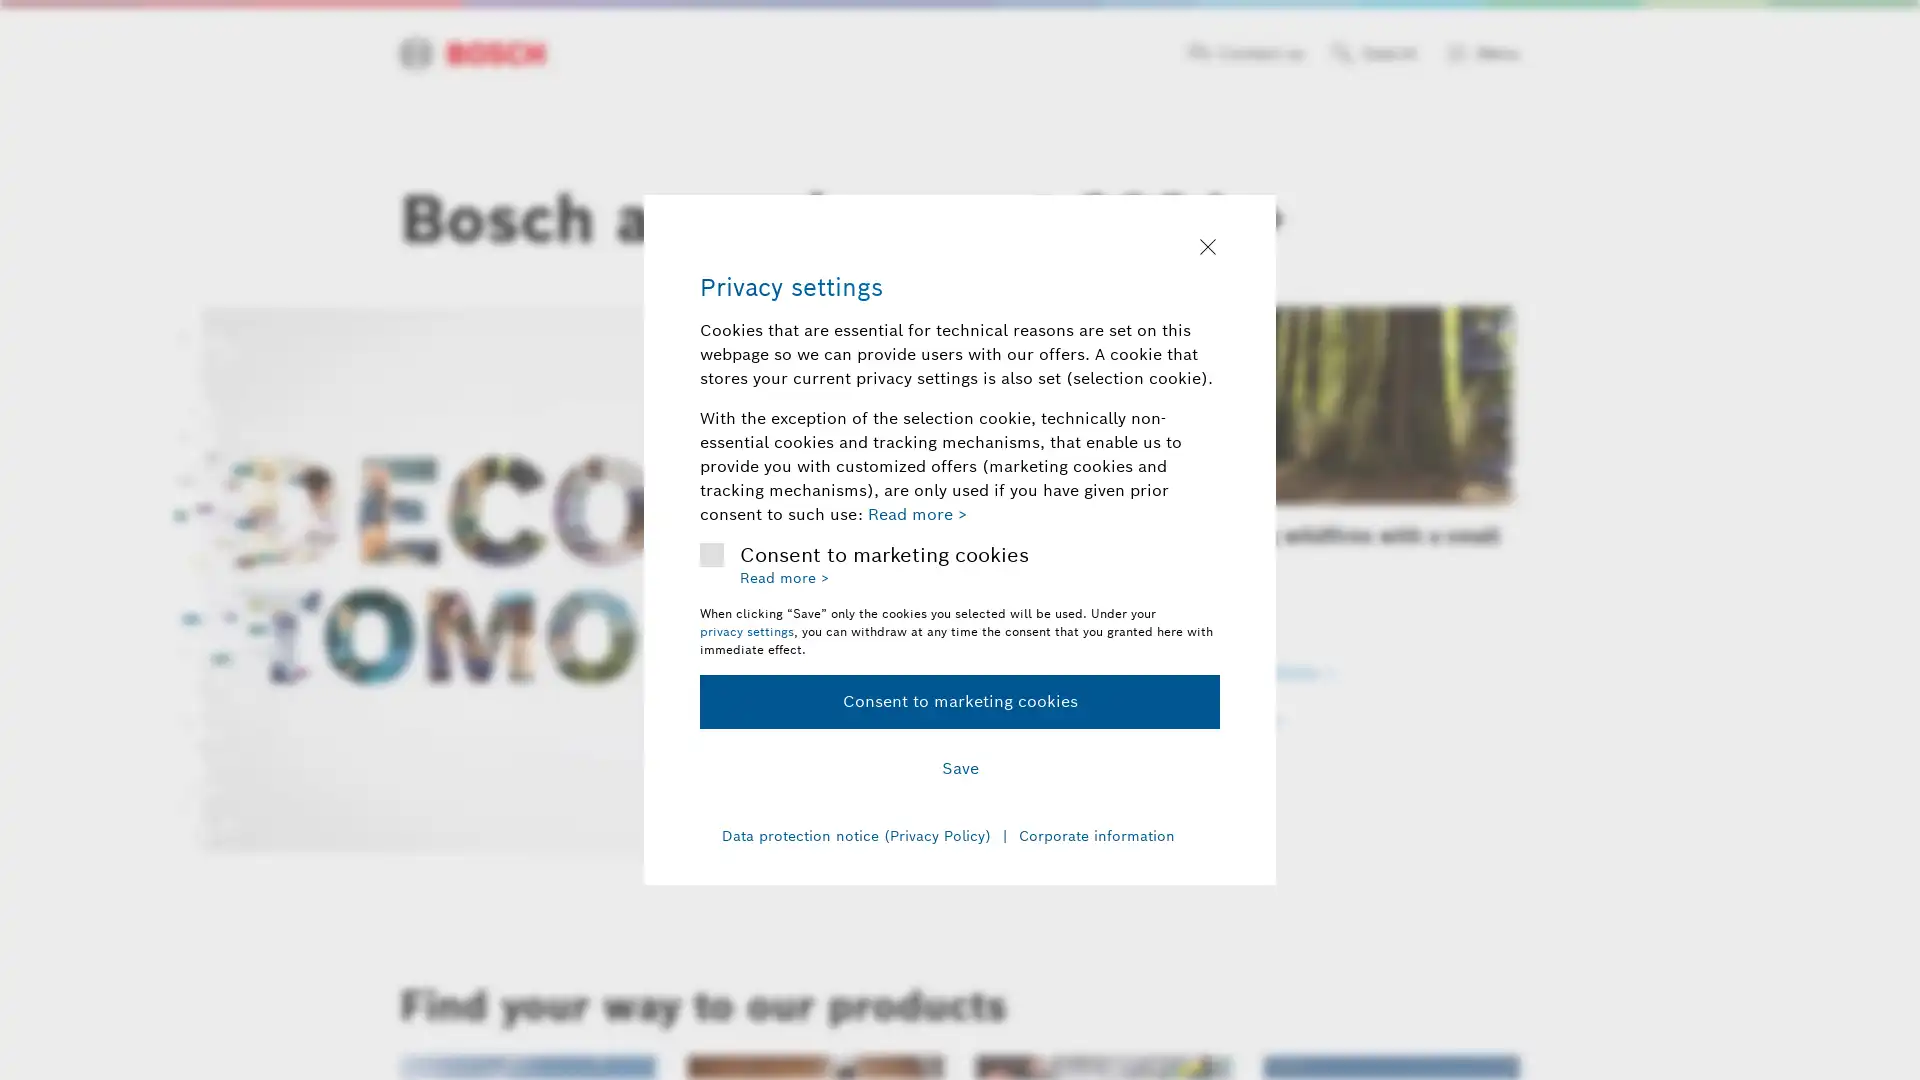  I want to click on Save, so click(960, 767).